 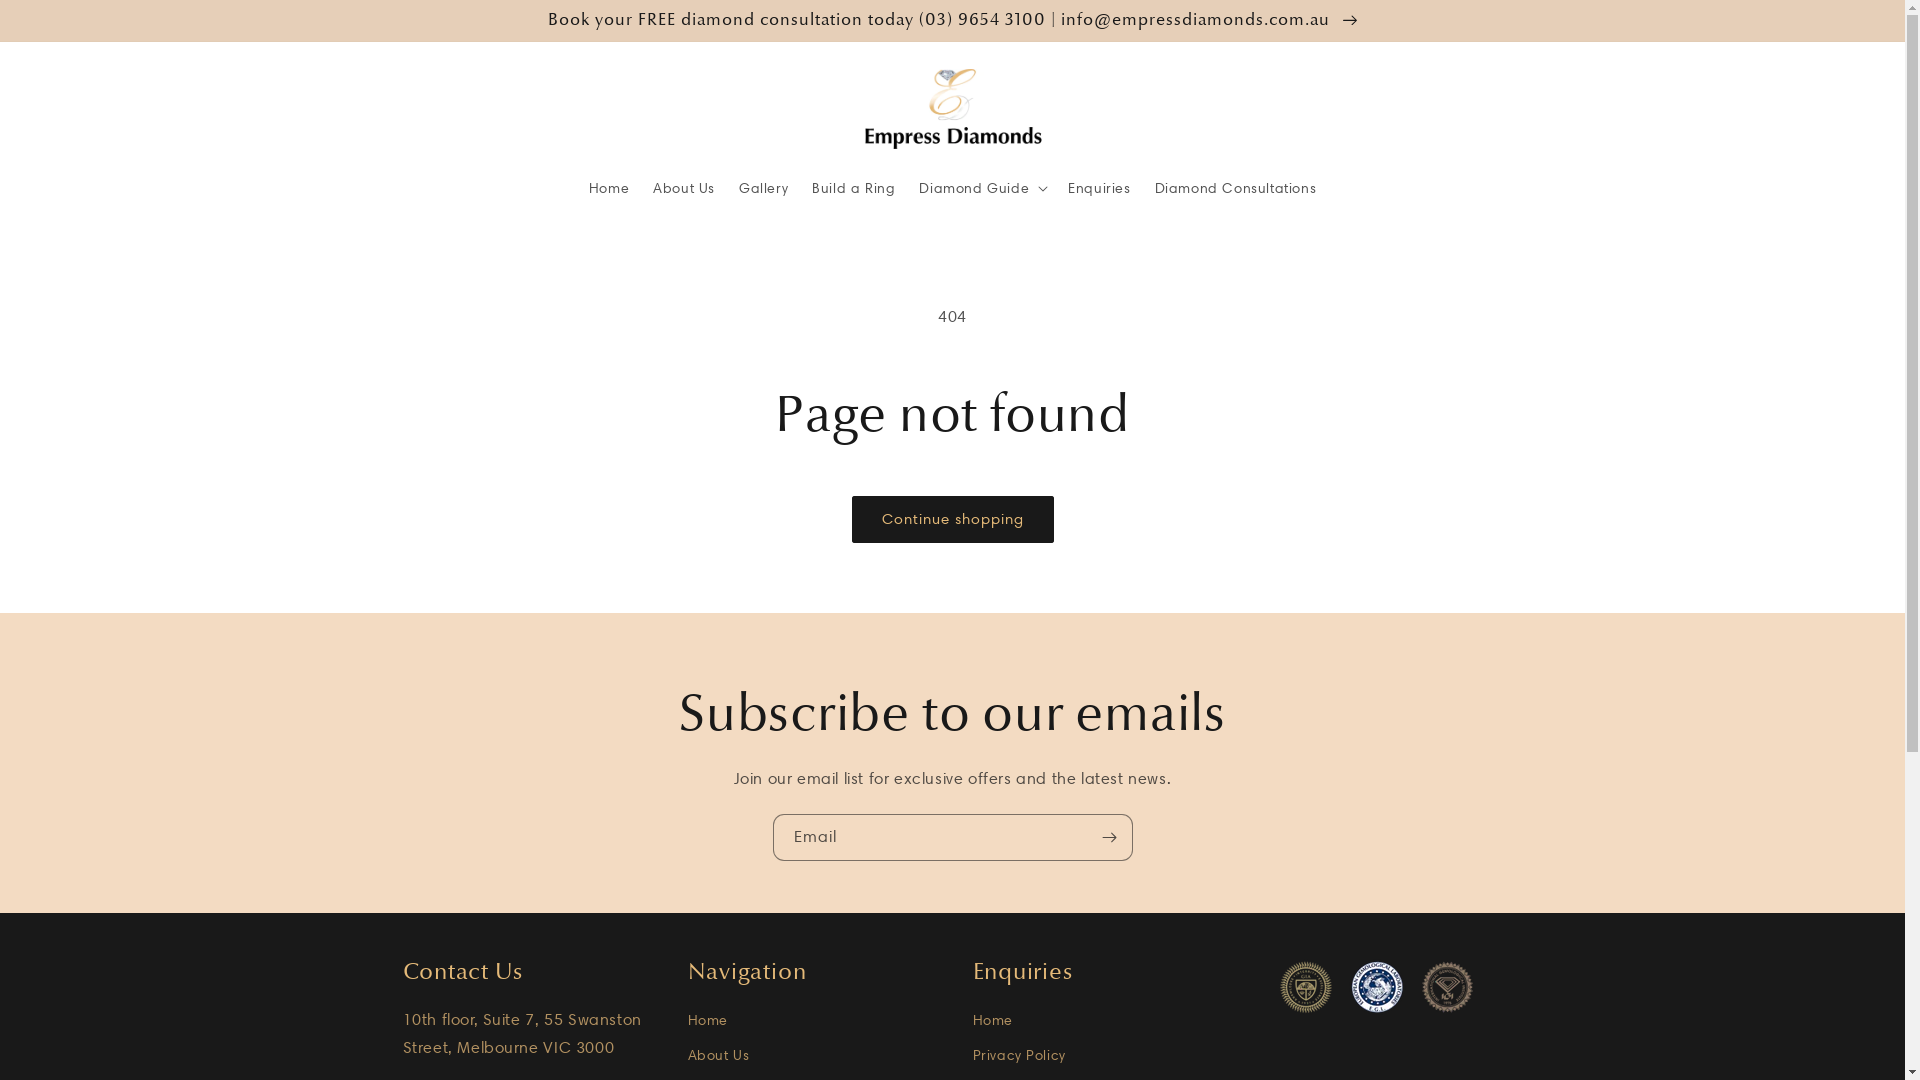 What do you see at coordinates (1235, 188) in the screenshot?
I see `'Diamond Consultations'` at bounding box center [1235, 188].